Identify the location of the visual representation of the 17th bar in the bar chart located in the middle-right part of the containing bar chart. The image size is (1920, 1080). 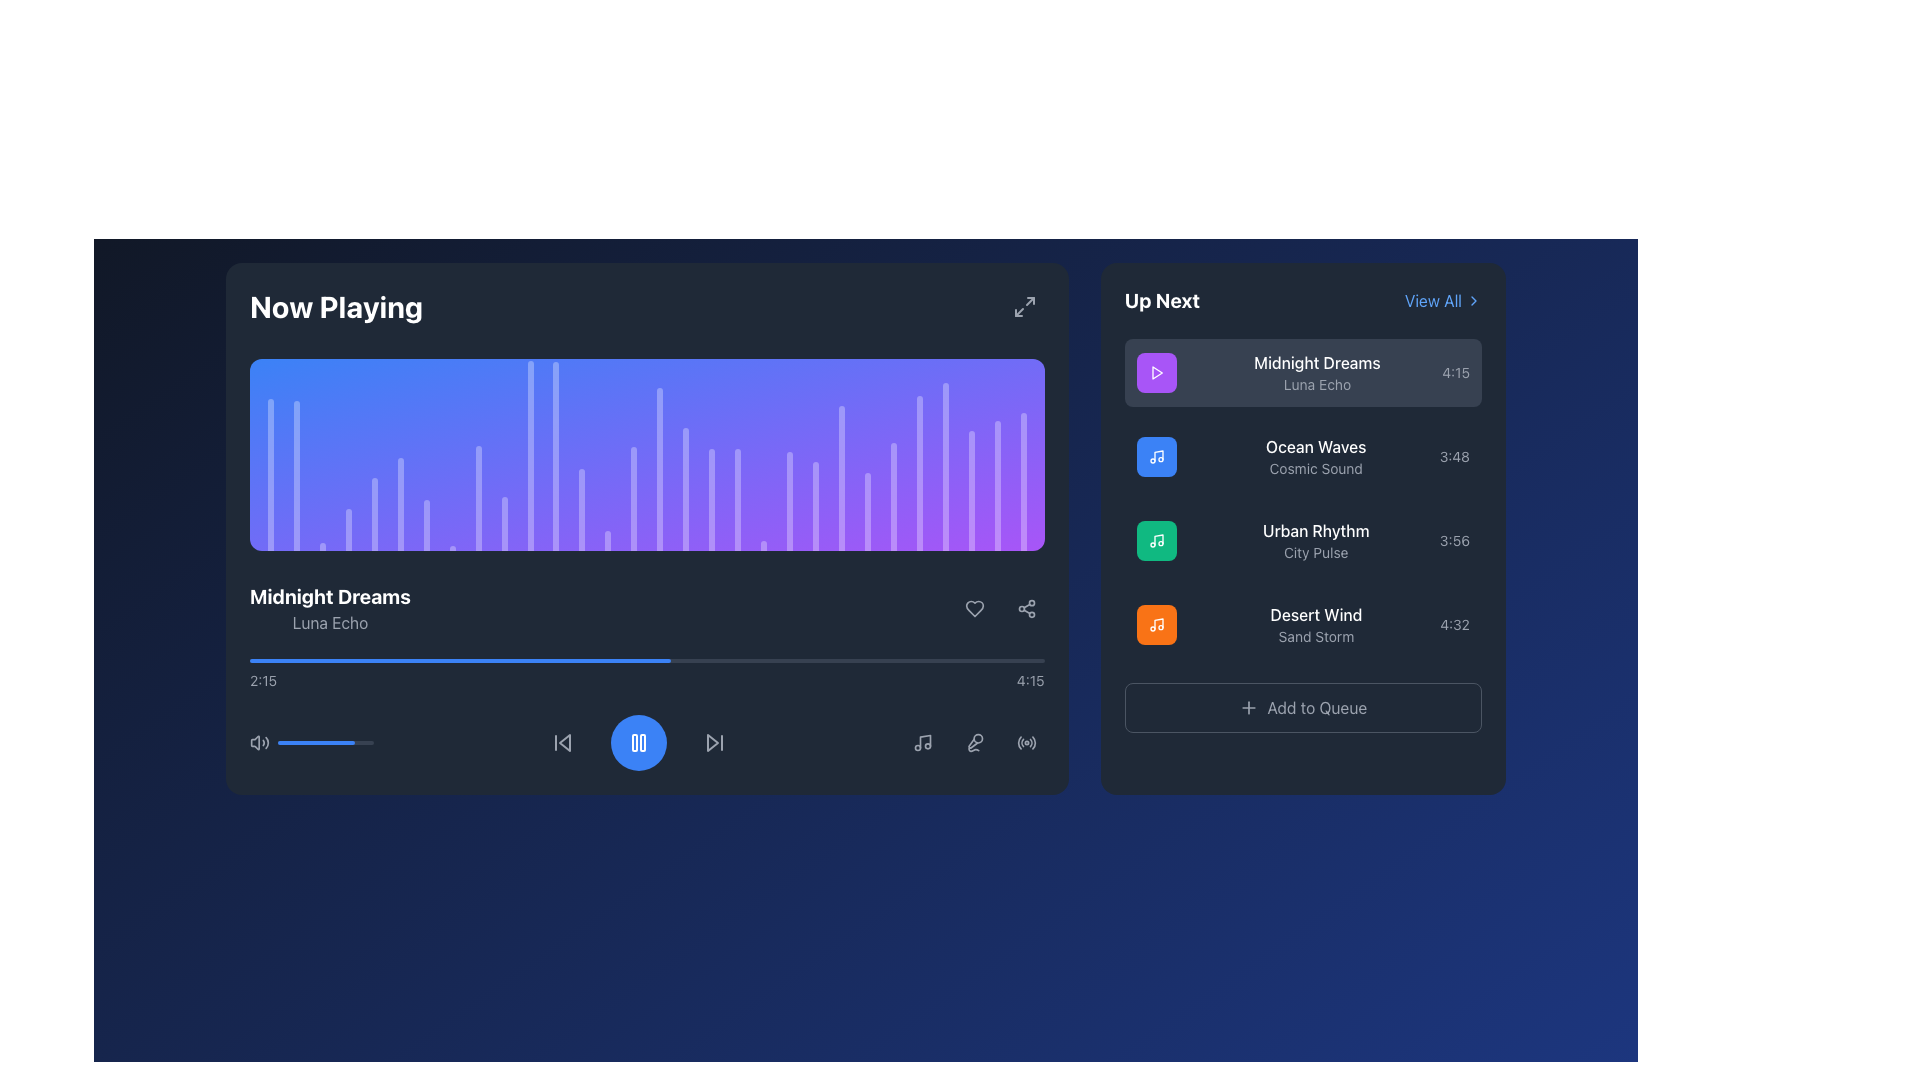
(712, 498).